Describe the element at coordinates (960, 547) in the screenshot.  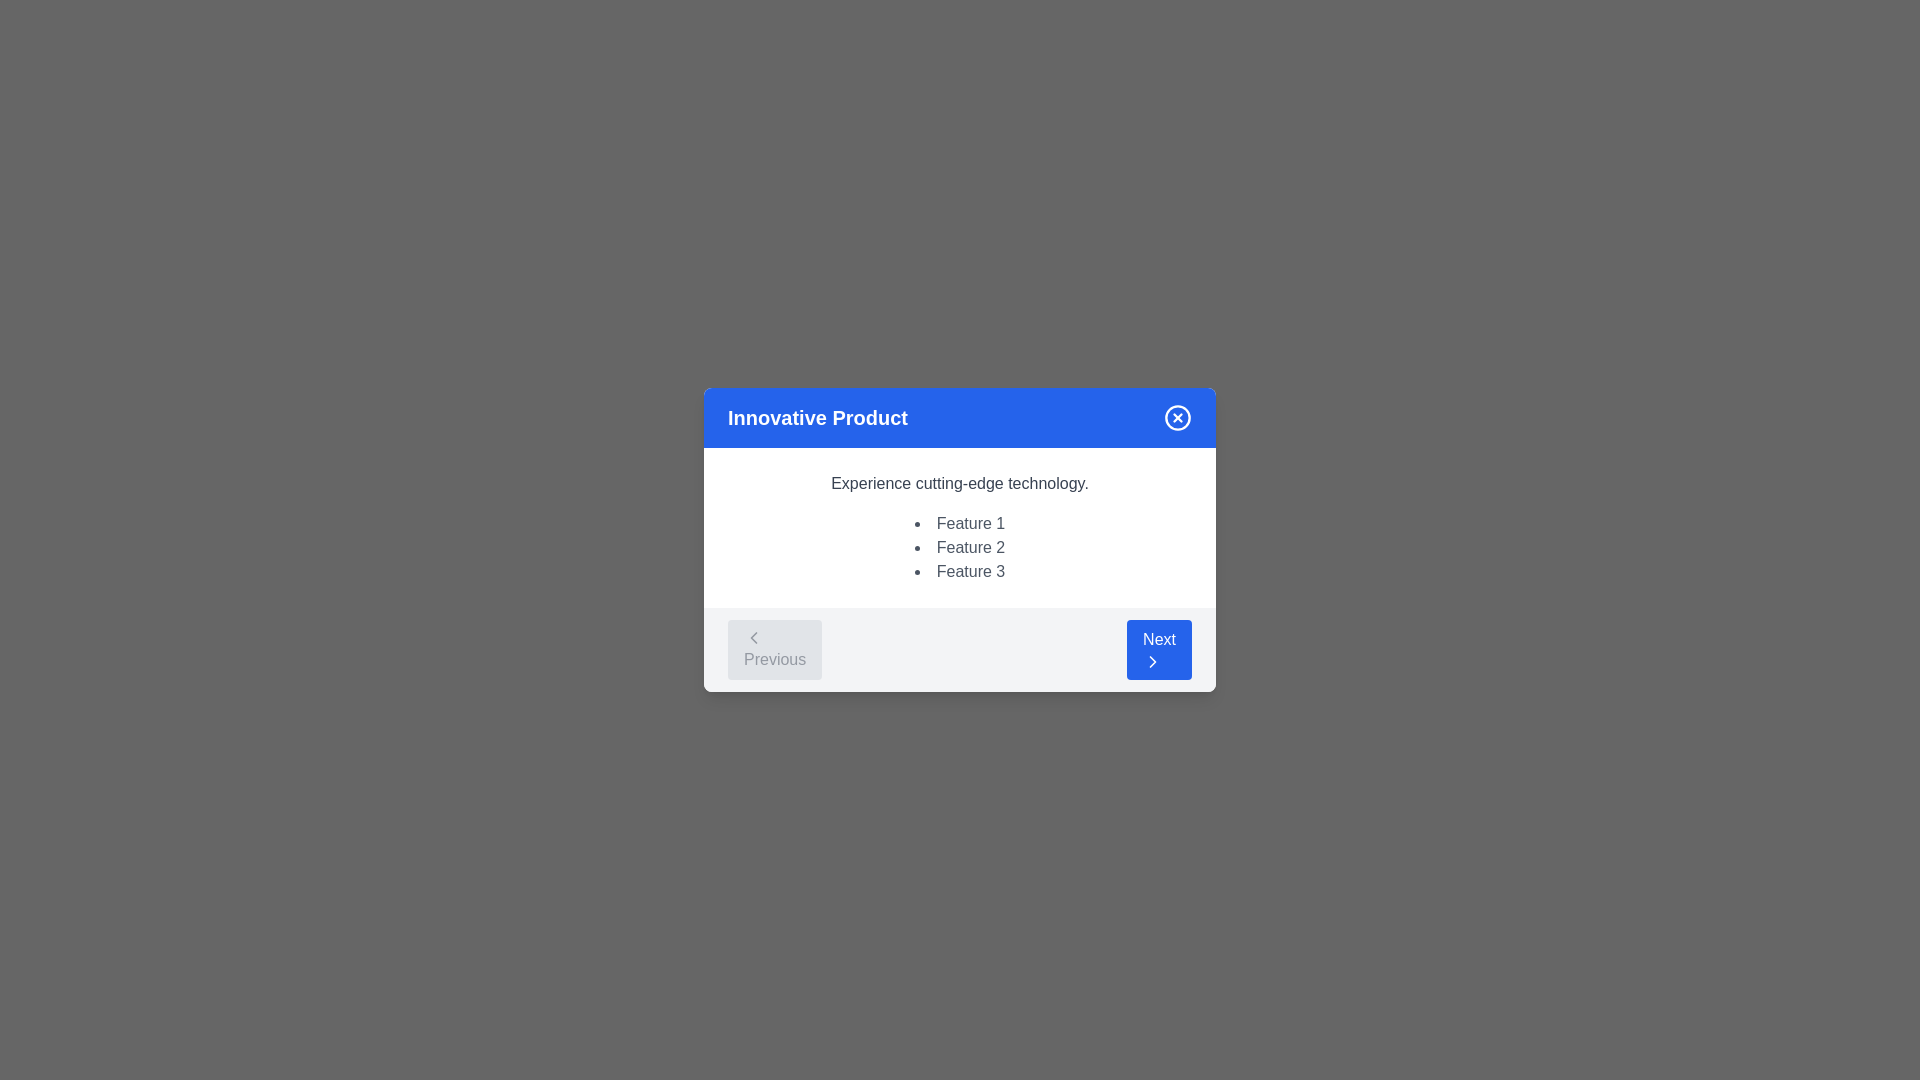
I see `the bulleted list containing 'Feature 1', 'Feature 2', and 'Feature 3', which is located below the heading 'Experience cutting-edge technology.' in the middle section of the card-like dialog box` at that location.